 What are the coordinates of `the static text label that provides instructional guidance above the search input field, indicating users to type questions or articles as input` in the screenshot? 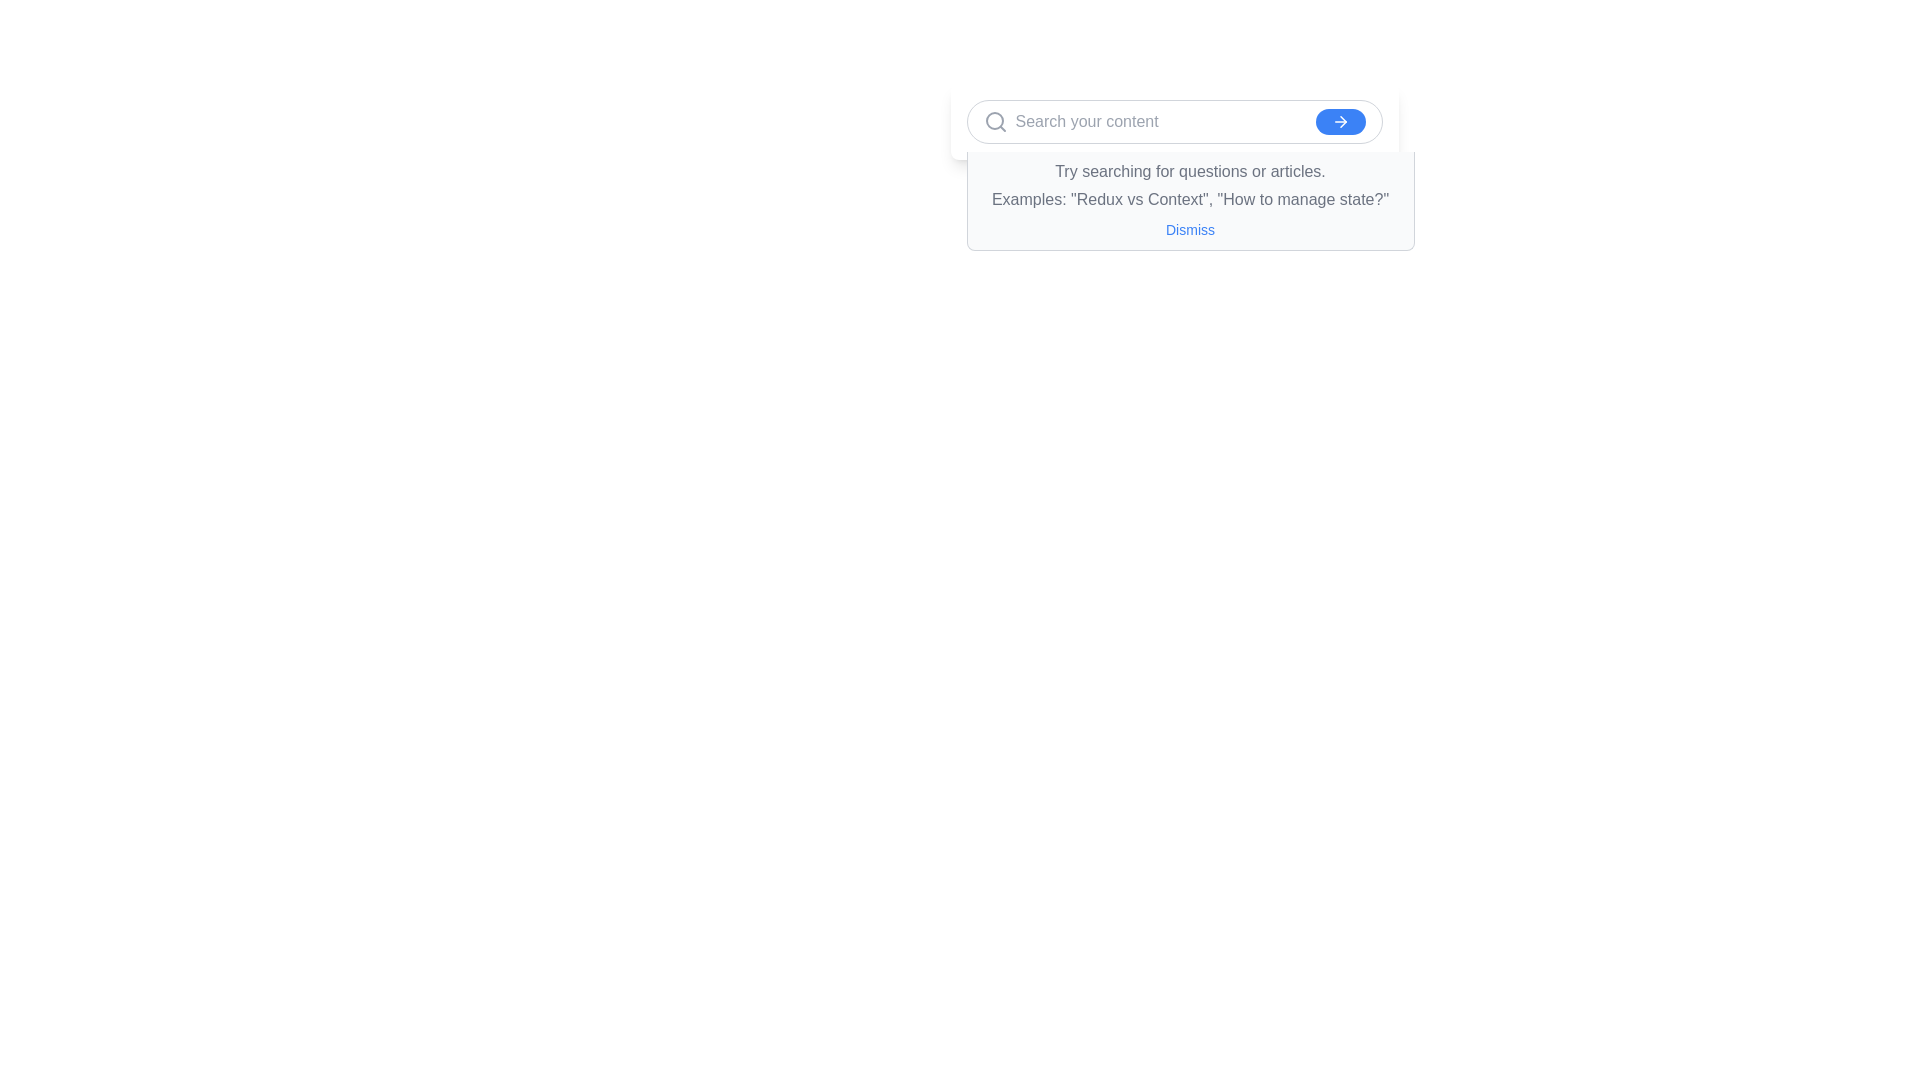 It's located at (1190, 171).